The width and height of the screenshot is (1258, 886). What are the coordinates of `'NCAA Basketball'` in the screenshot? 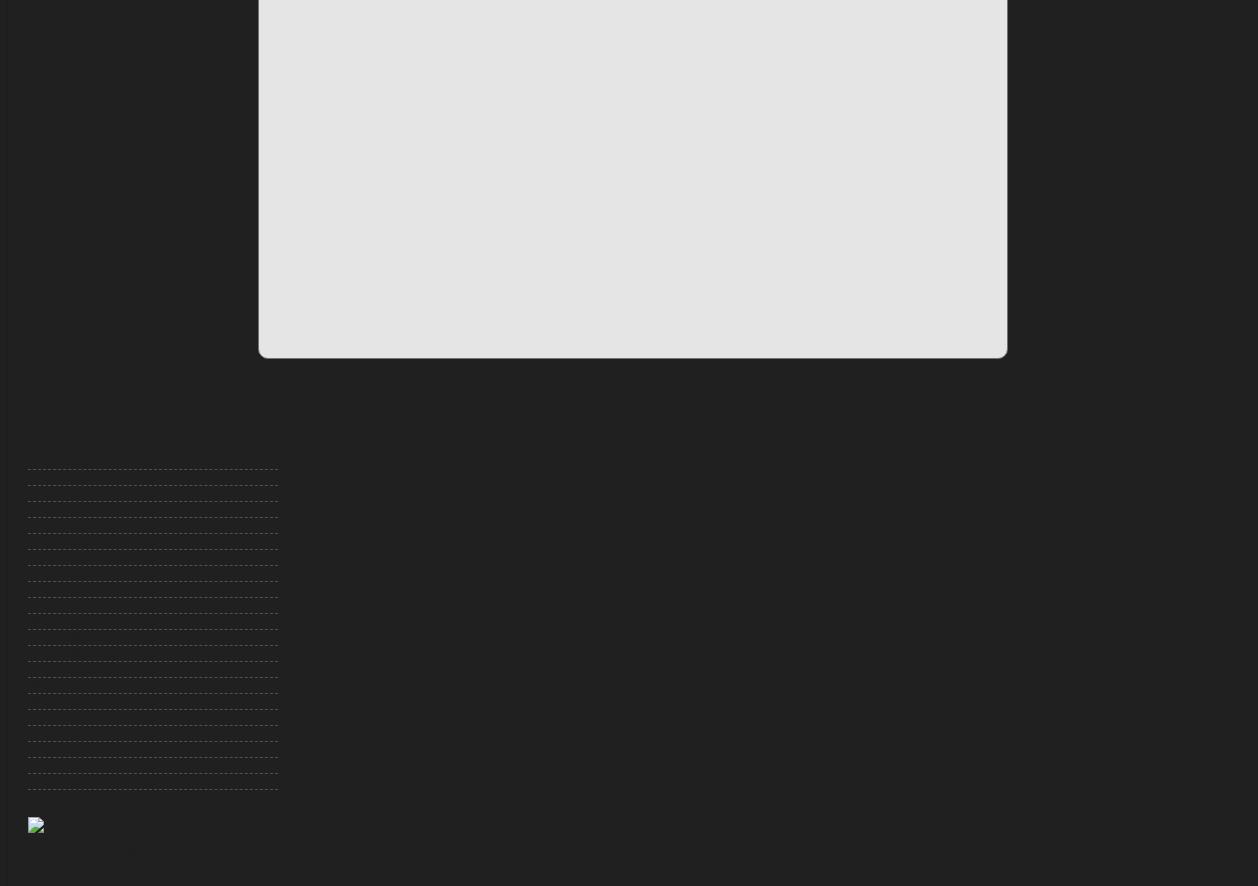 It's located at (73, 652).